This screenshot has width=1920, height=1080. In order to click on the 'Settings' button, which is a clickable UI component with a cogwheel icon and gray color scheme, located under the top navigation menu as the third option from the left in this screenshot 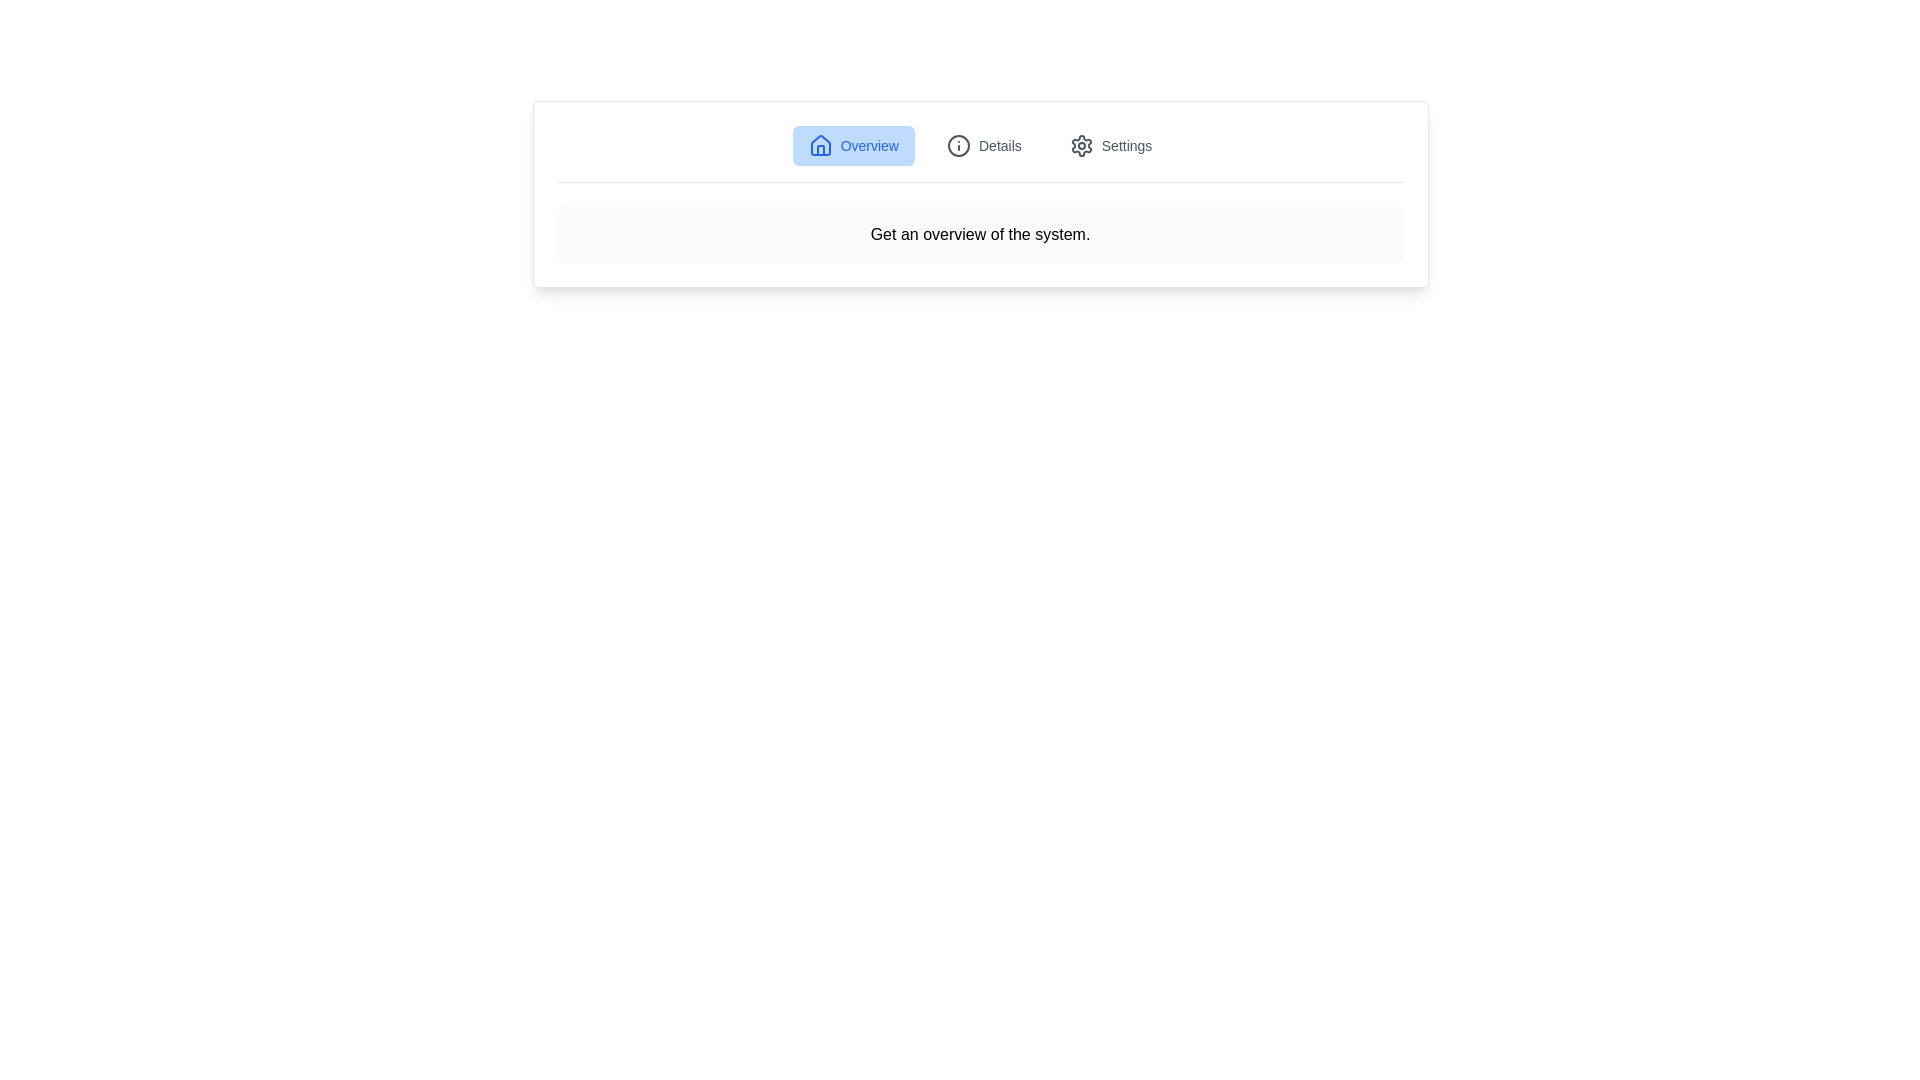, I will do `click(1110, 145)`.